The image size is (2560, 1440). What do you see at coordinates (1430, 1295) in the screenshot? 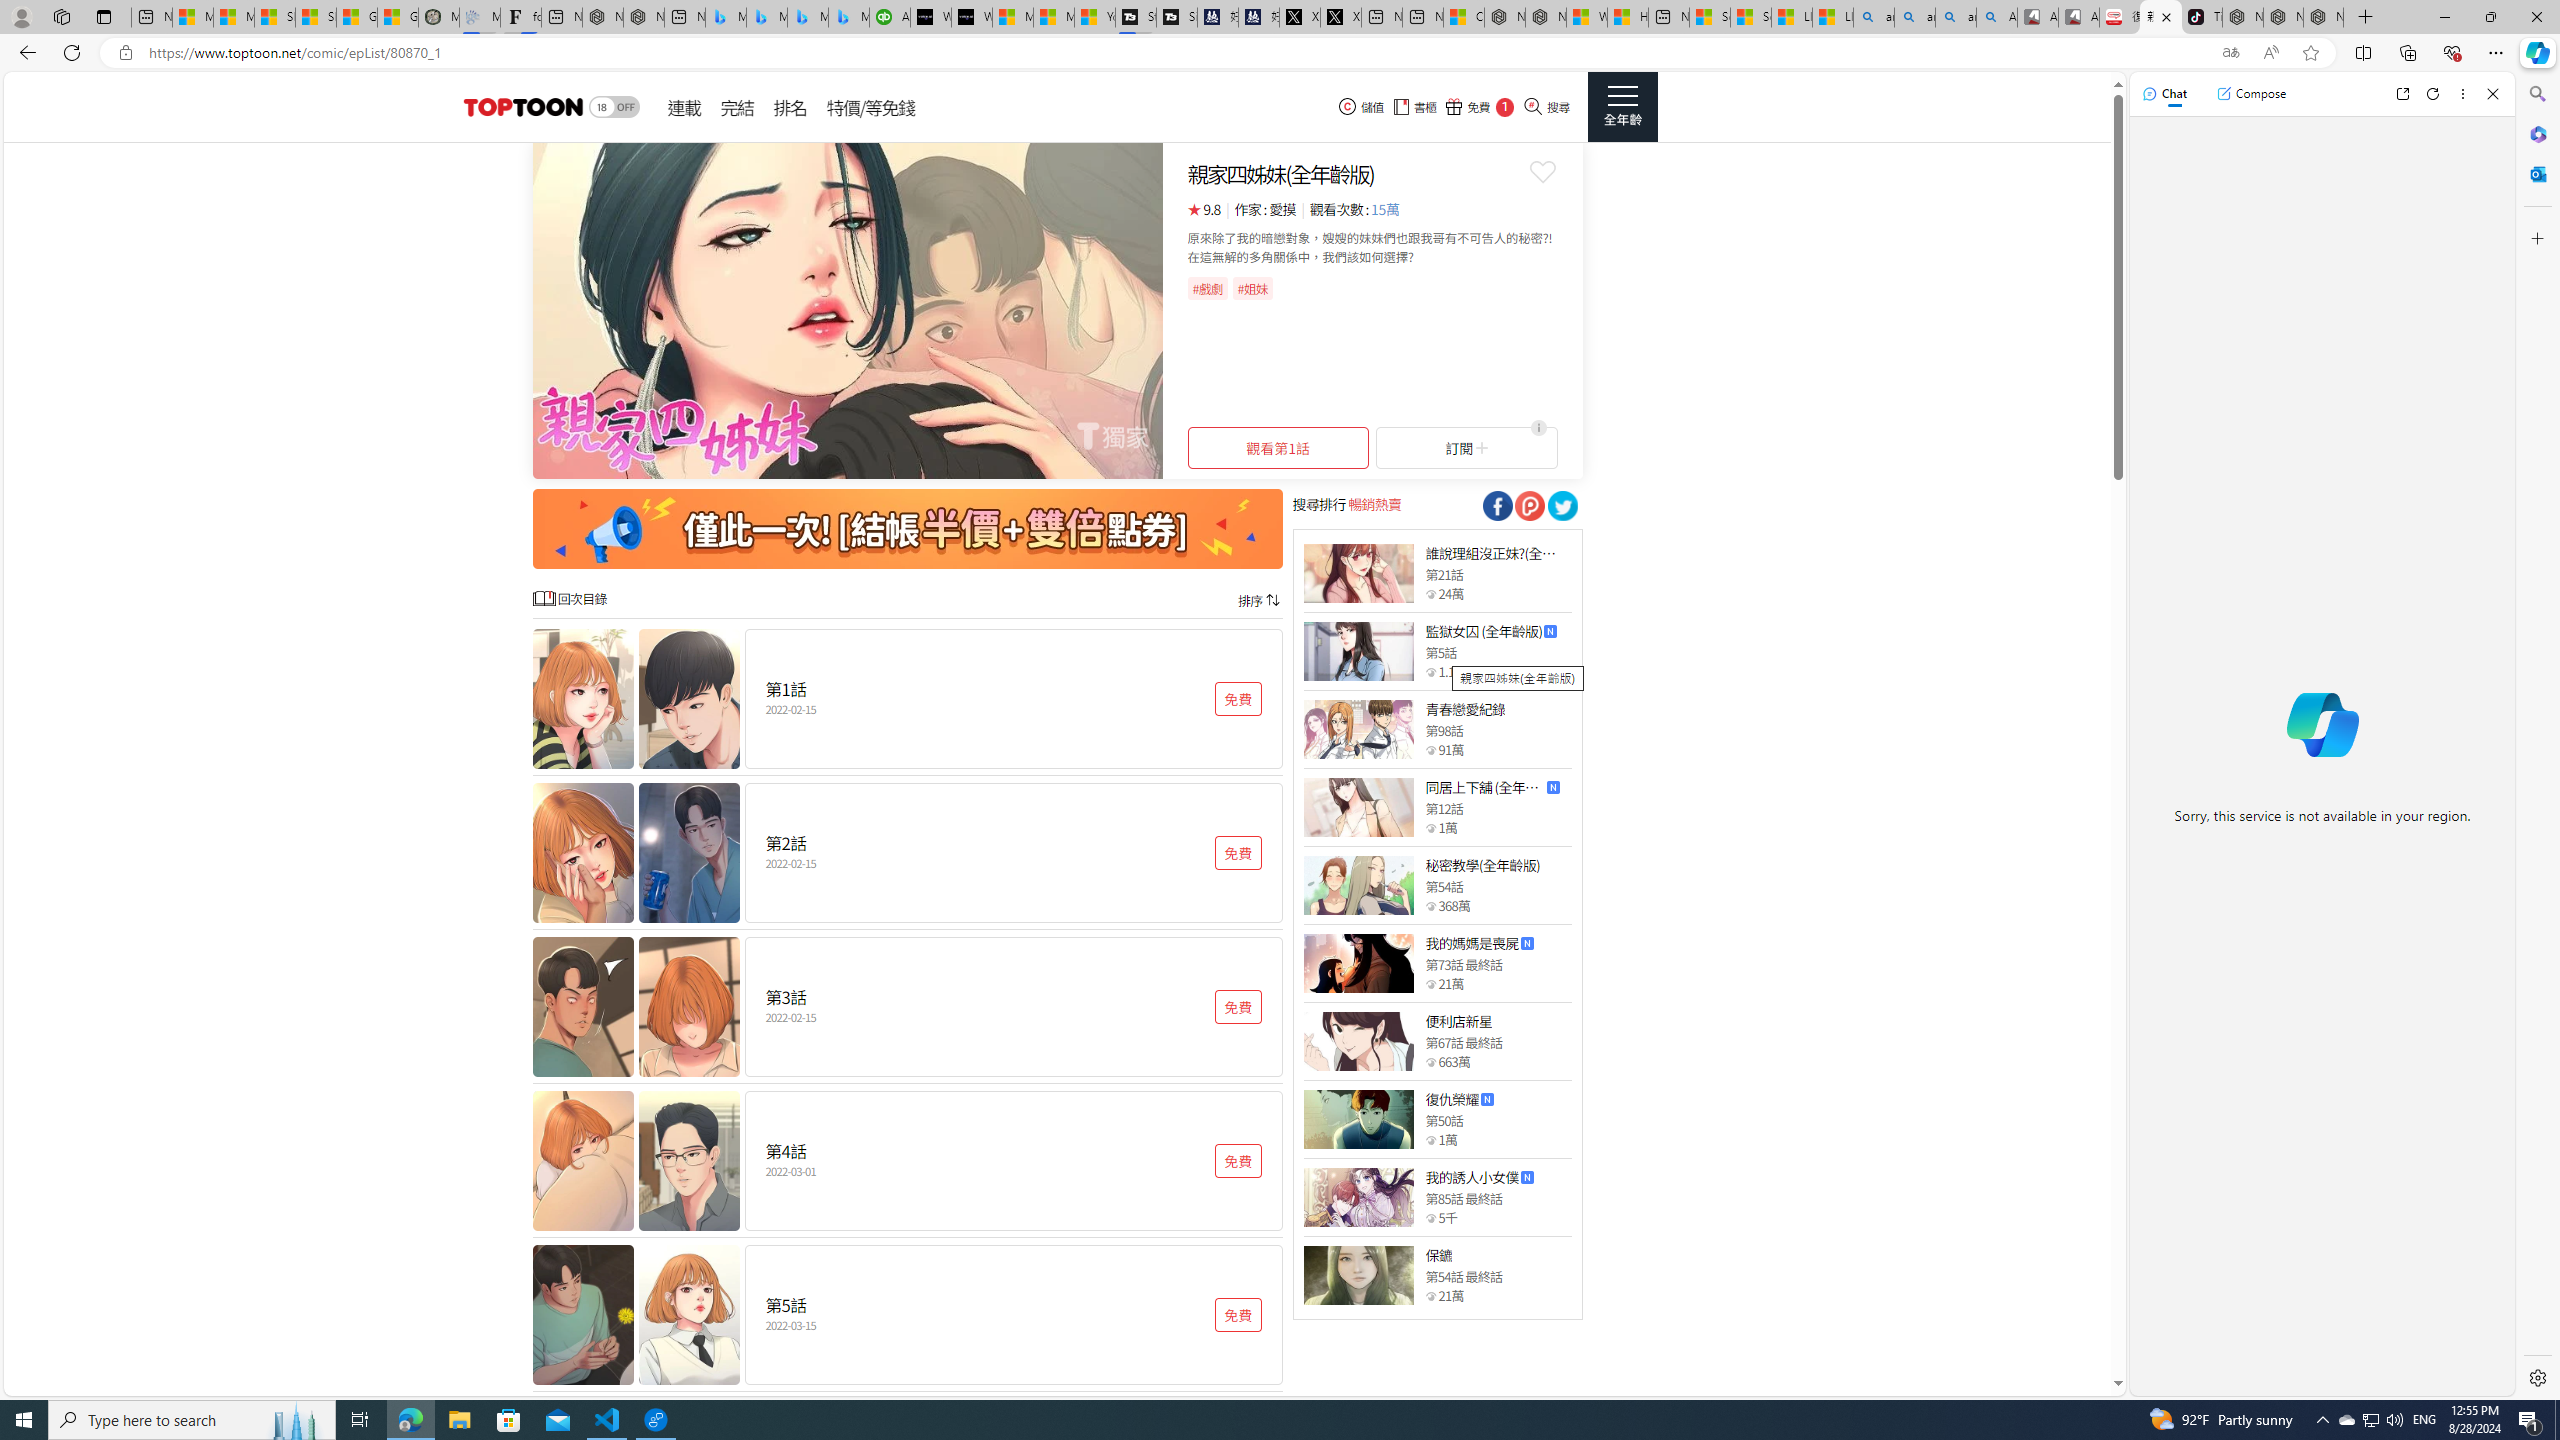
I see `'Class: epicon_starpoint'` at bounding box center [1430, 1295].